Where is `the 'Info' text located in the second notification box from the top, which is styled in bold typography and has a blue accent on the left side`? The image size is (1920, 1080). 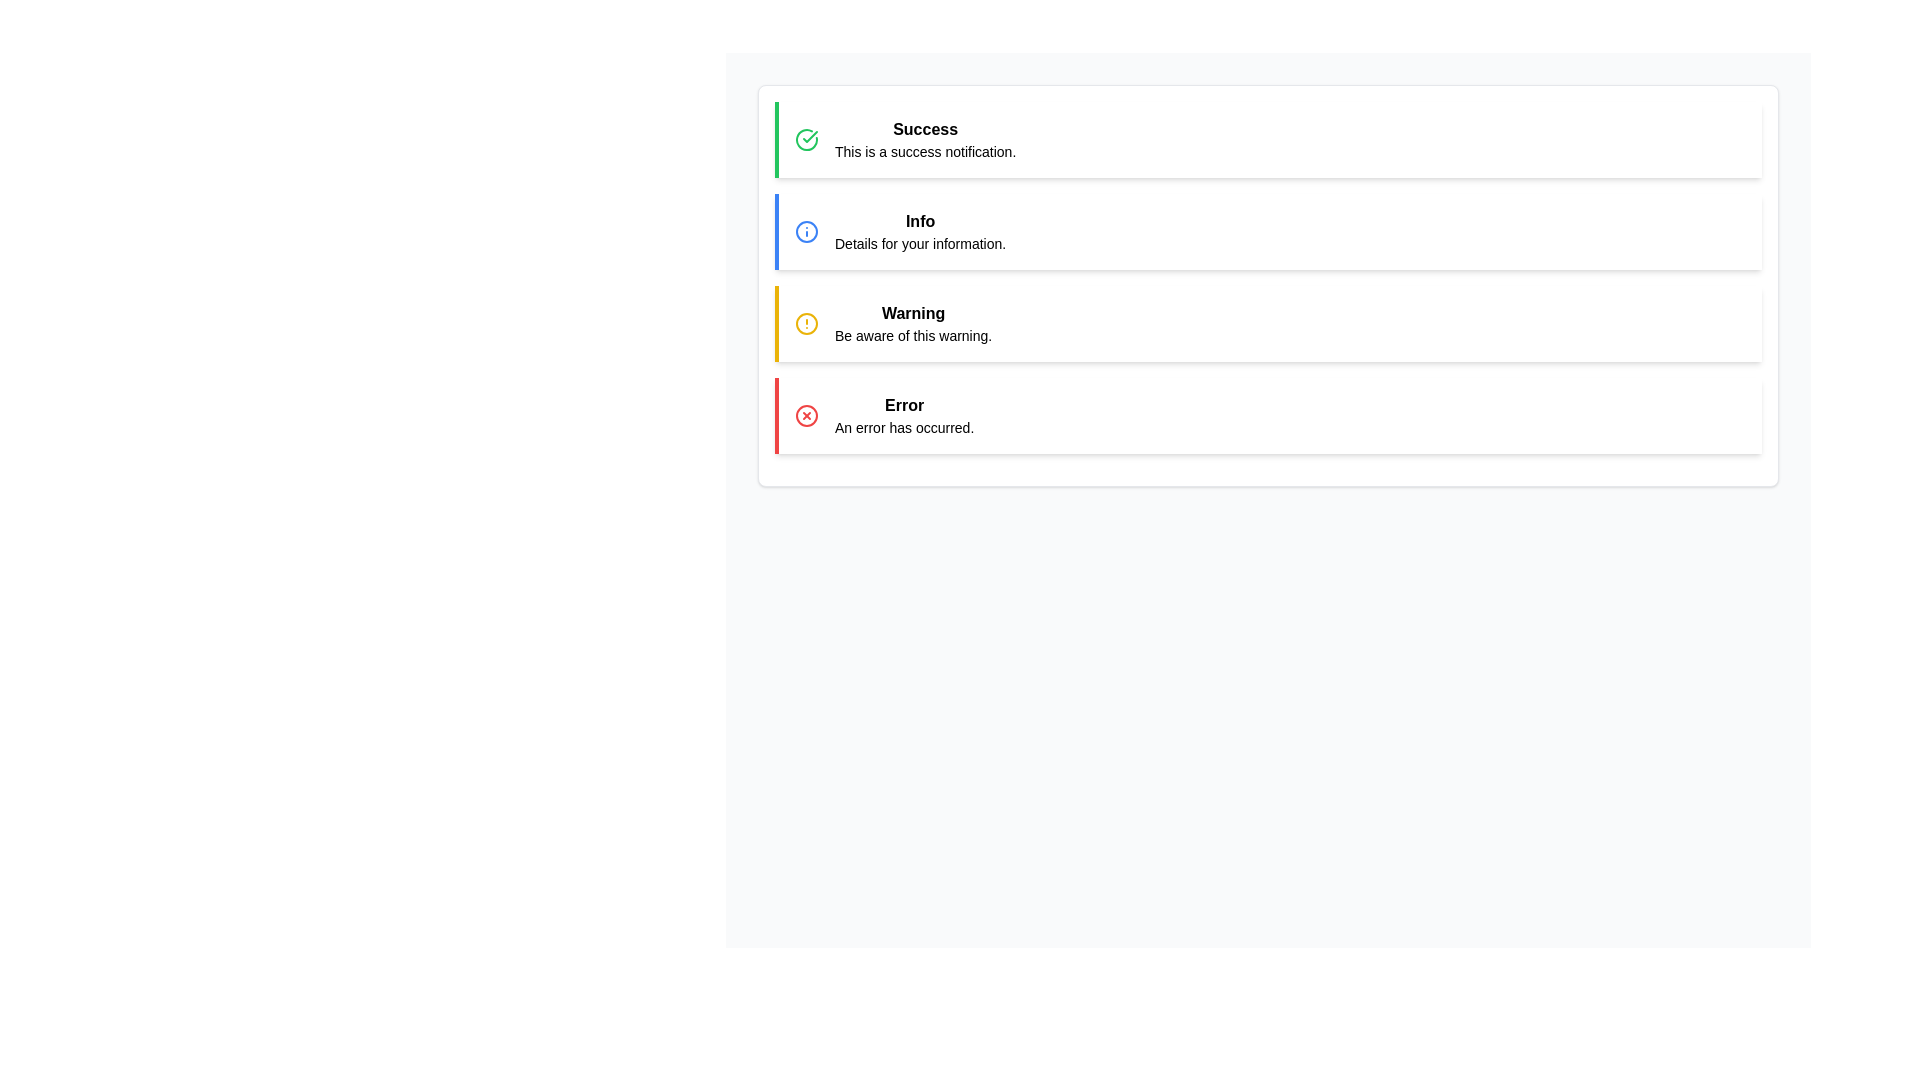 the 'Info' text located in the second notification box from the top, which is styled in bold typography and has a blue accent on the left side is located at coordinates (919, 222).